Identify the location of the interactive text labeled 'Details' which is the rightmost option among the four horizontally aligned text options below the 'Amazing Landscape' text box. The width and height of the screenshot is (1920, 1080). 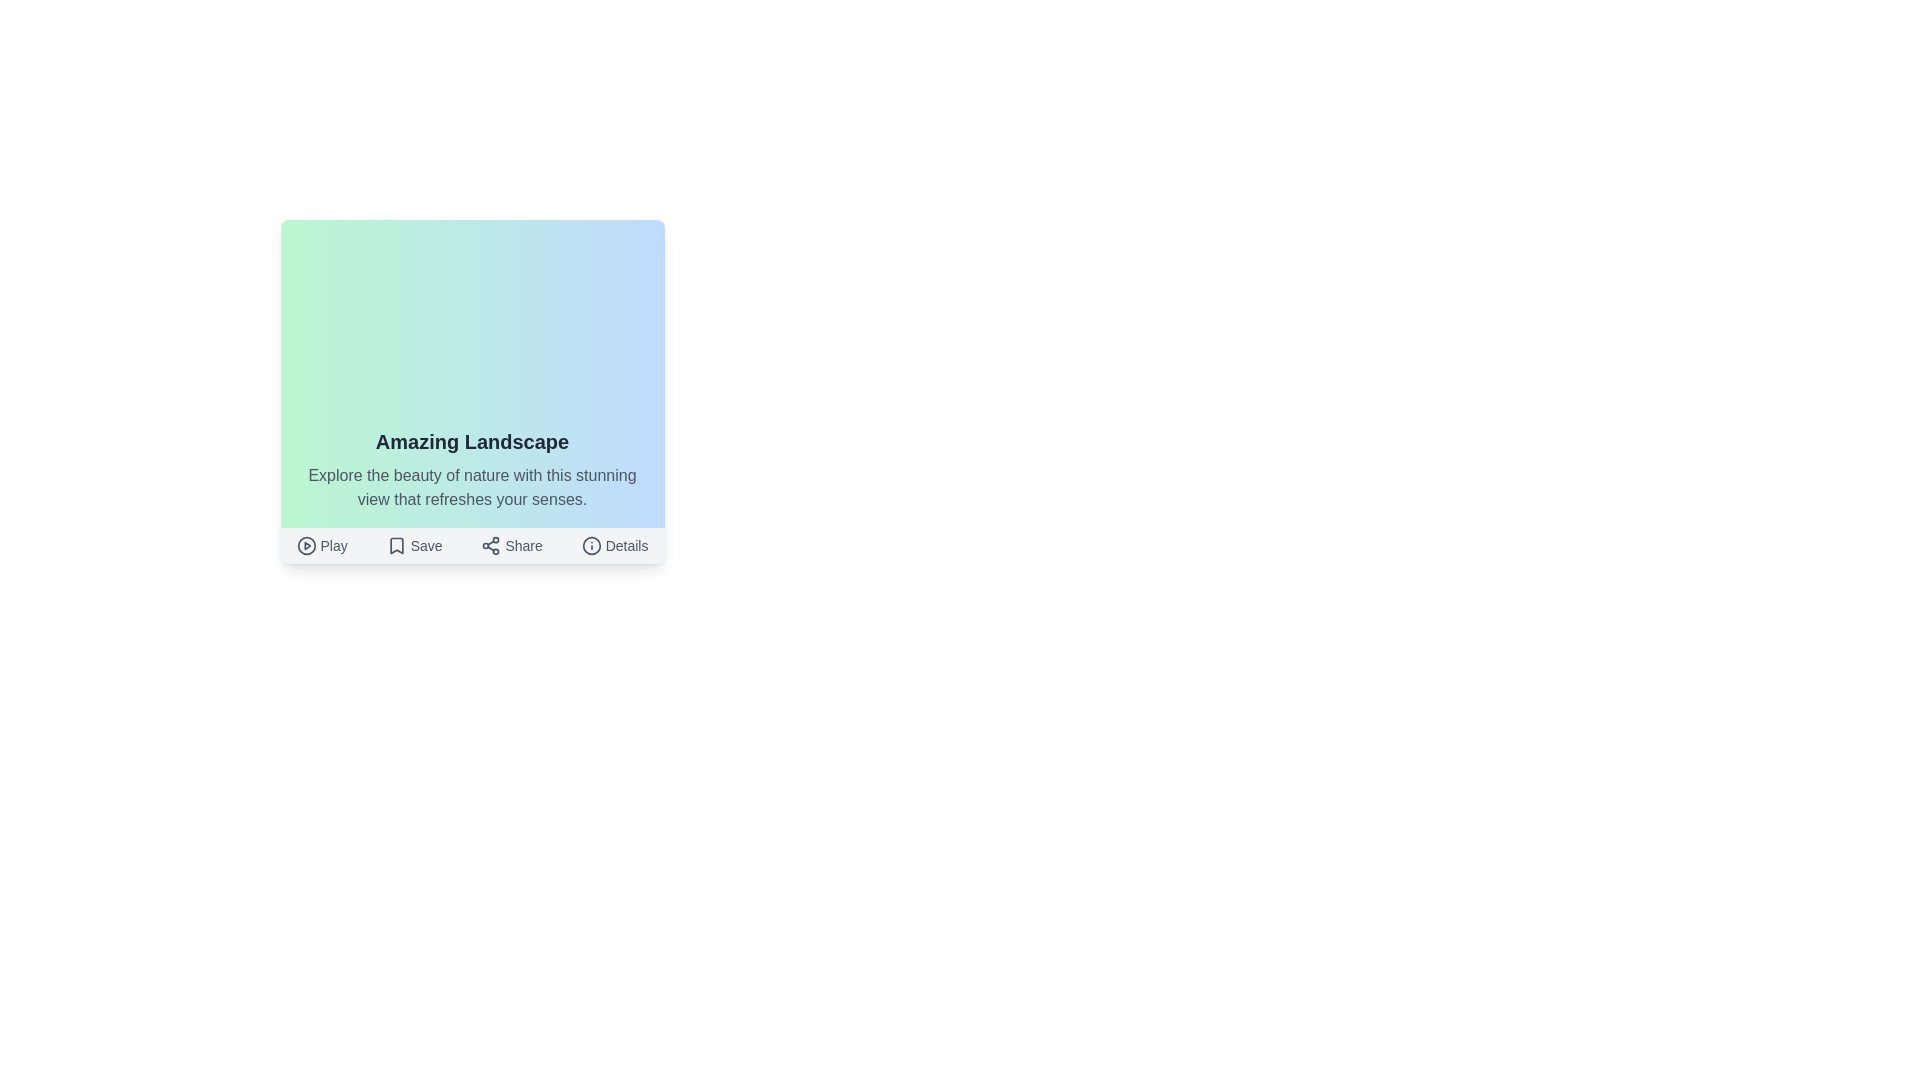
(614, 546).